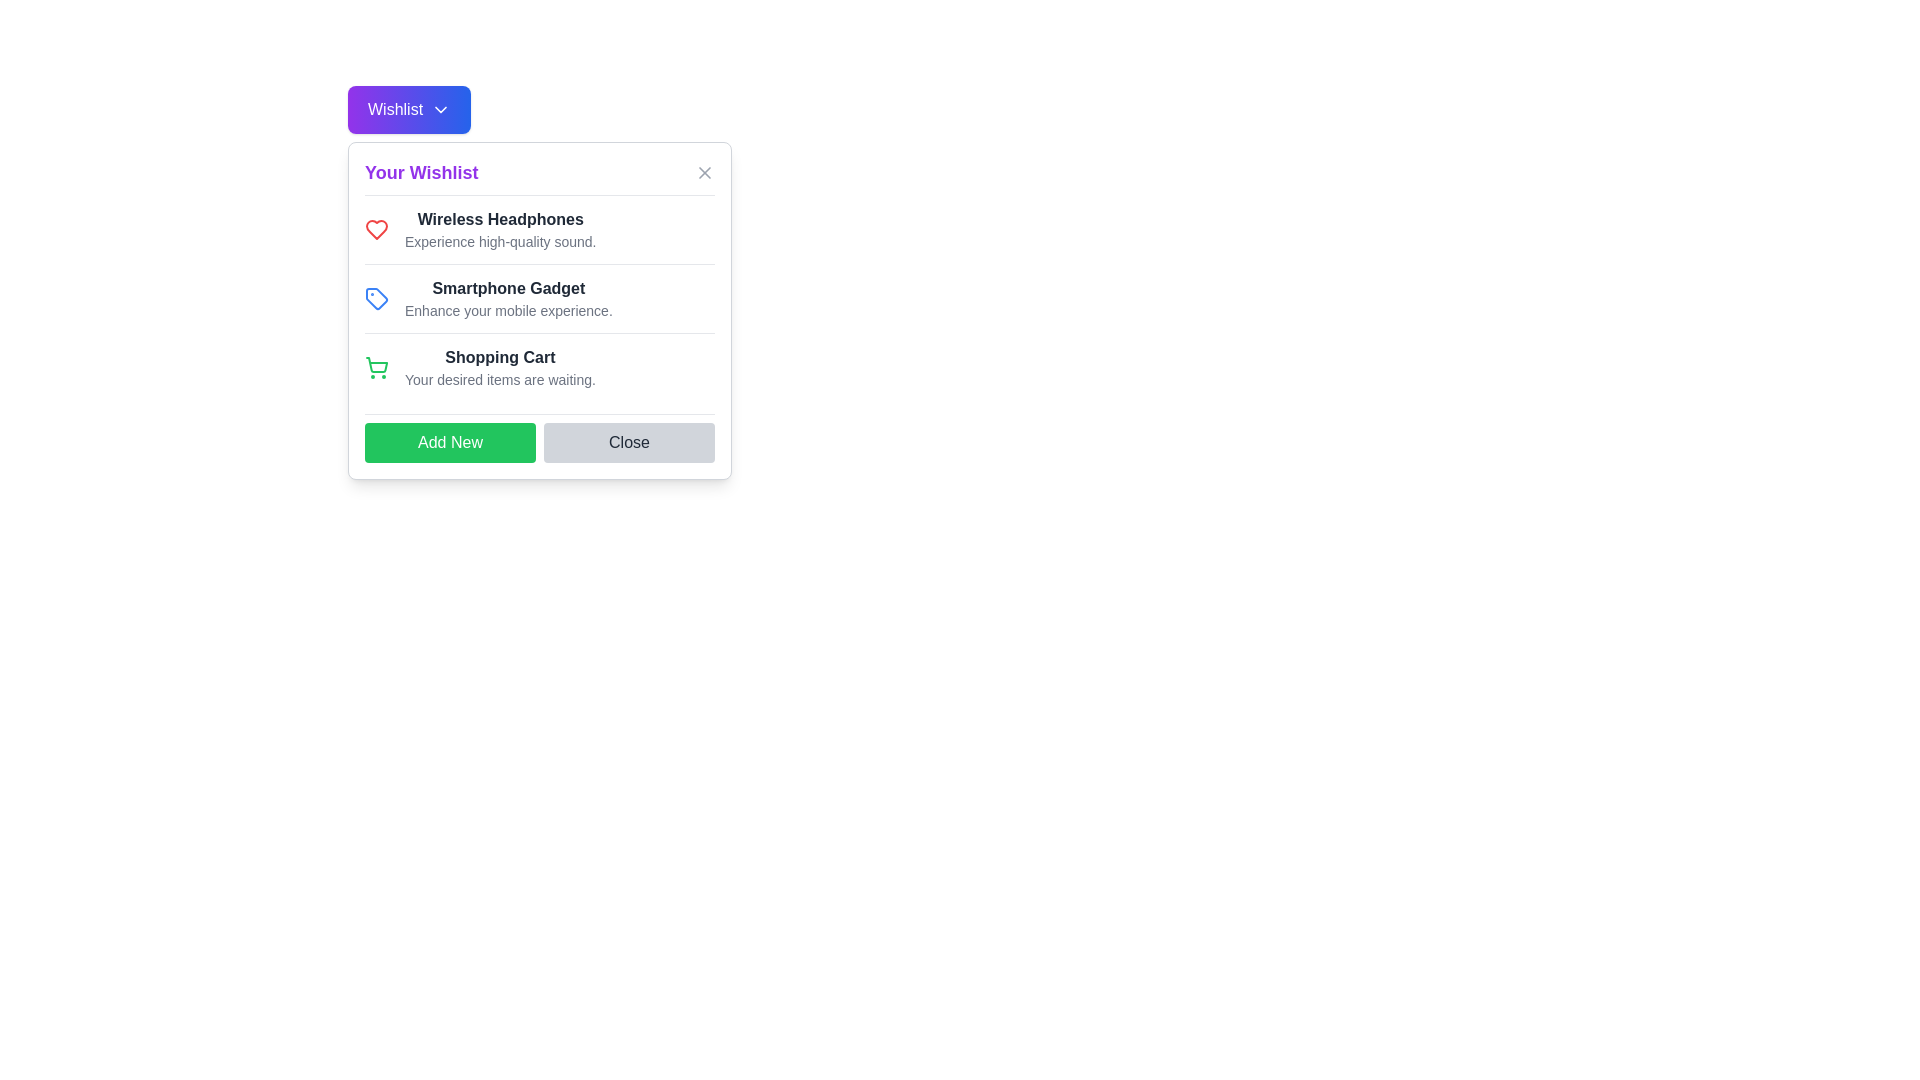 The image size is (1920, 1080). Describe the element at coordinates (377, 299) in the screenshot. I see `the blue tag-shaped icon associated with the list item labeled 'Smartphone Gadget'` at that location.